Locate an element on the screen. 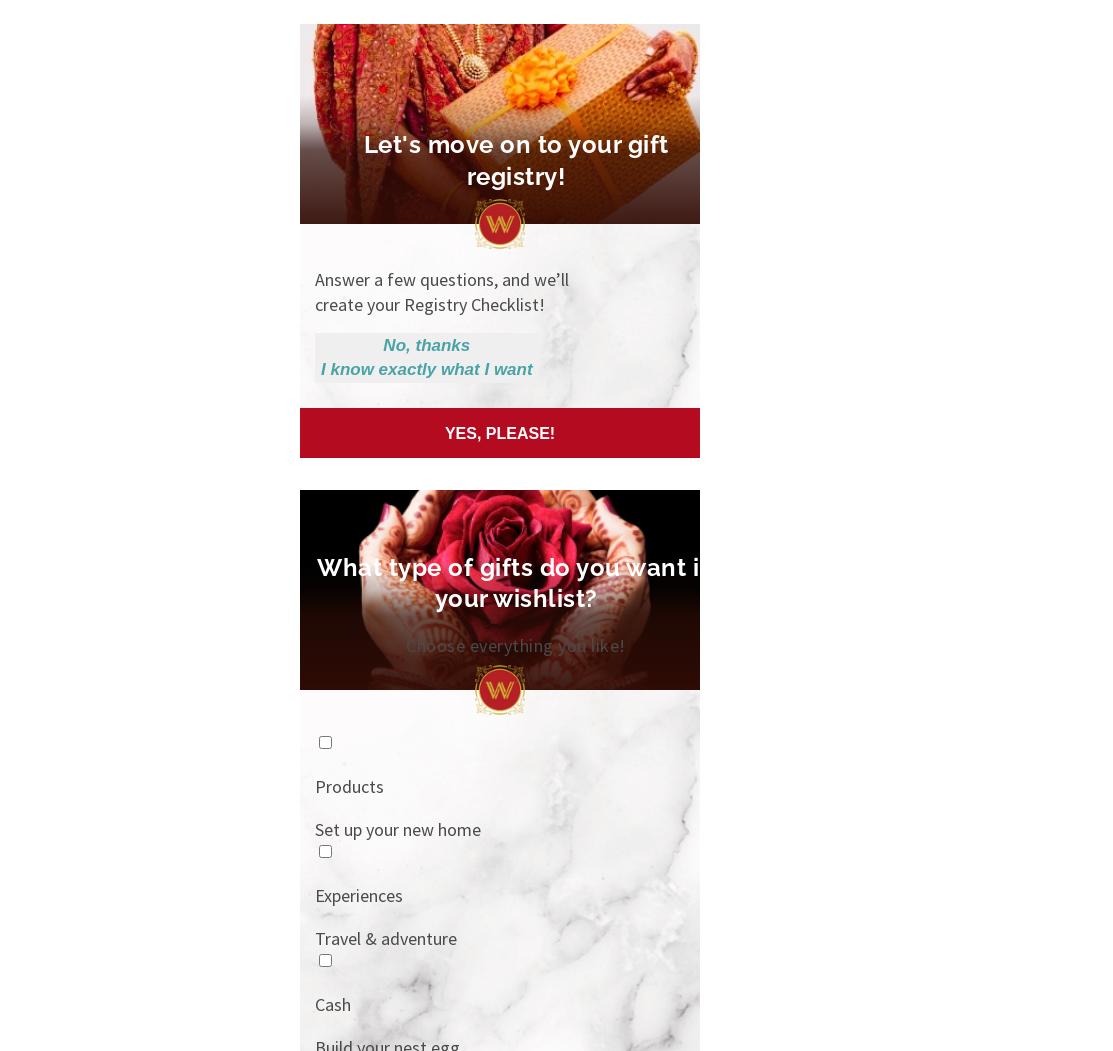  'create your Registry Checklist!' is located at coordinates (428, 302).